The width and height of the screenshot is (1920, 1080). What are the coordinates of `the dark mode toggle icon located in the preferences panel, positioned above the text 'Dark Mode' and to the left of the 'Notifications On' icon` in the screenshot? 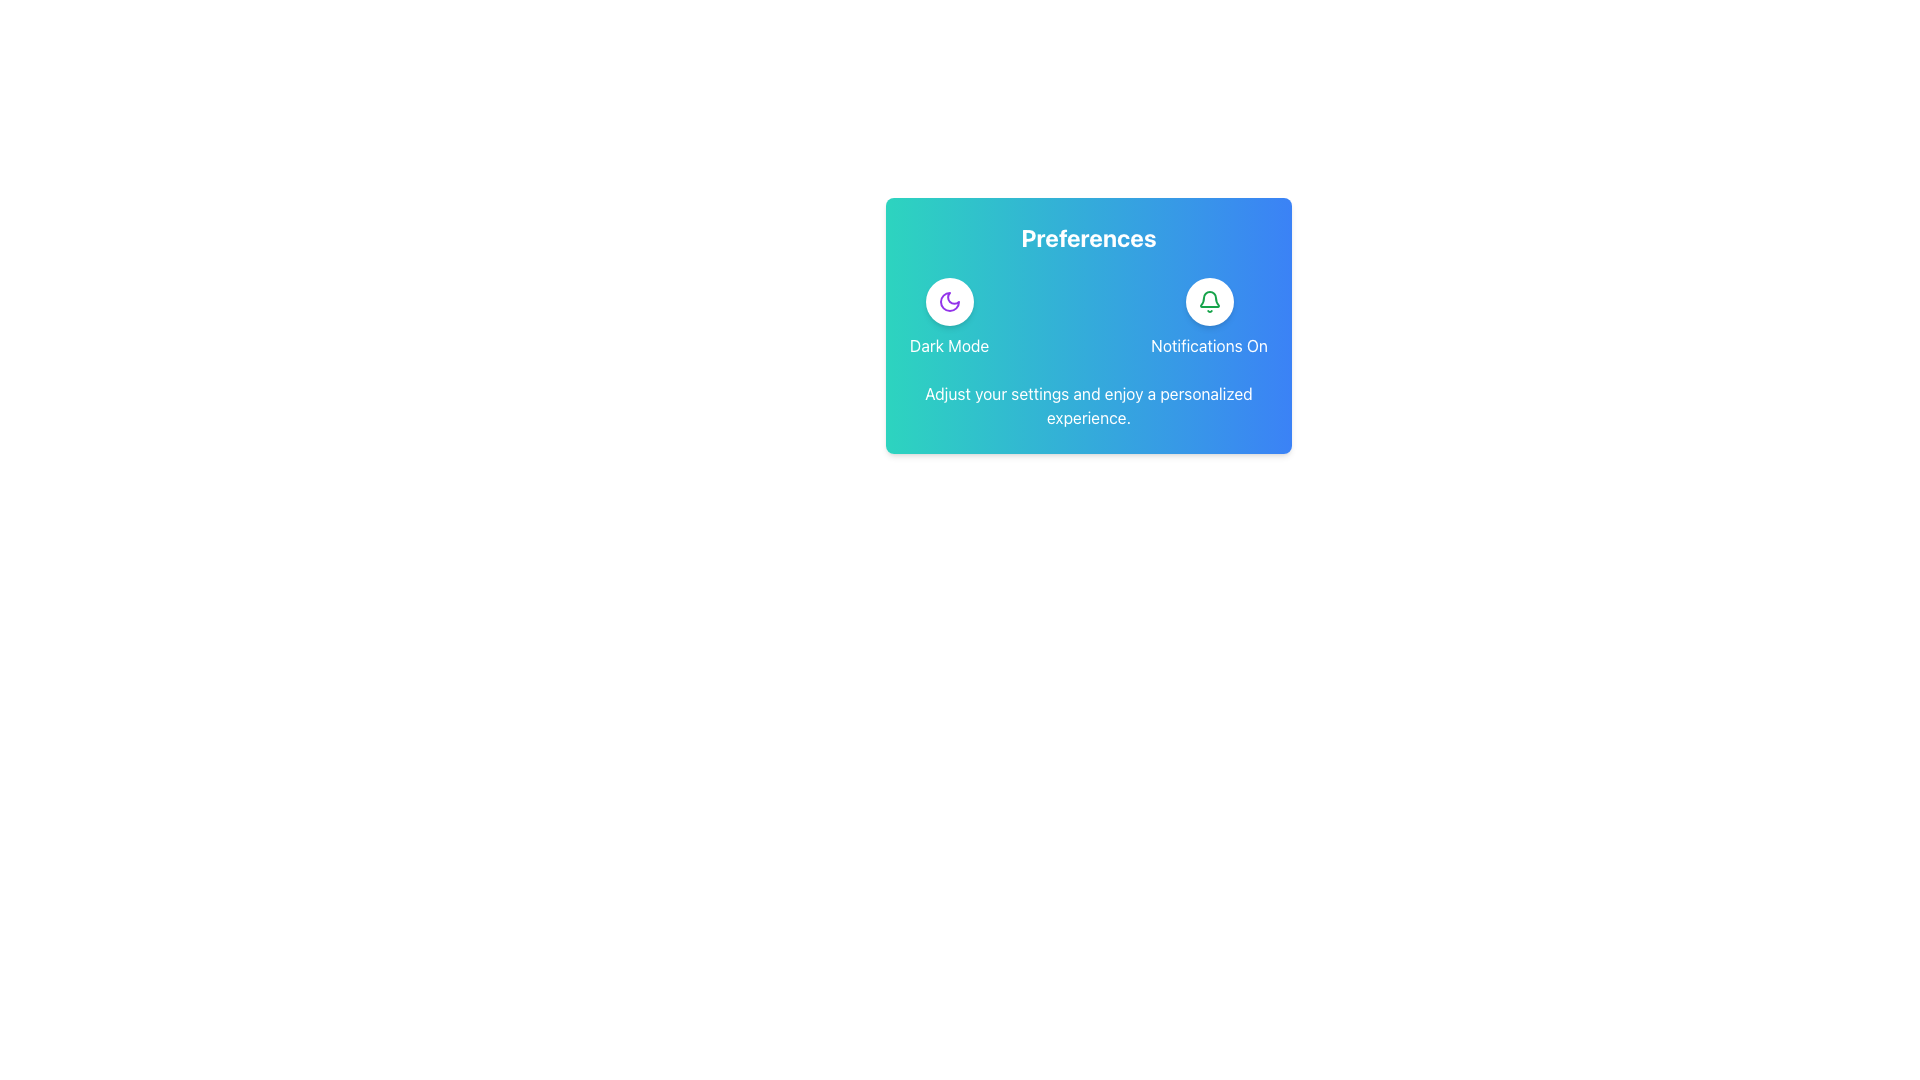 It's located at (948, 301).